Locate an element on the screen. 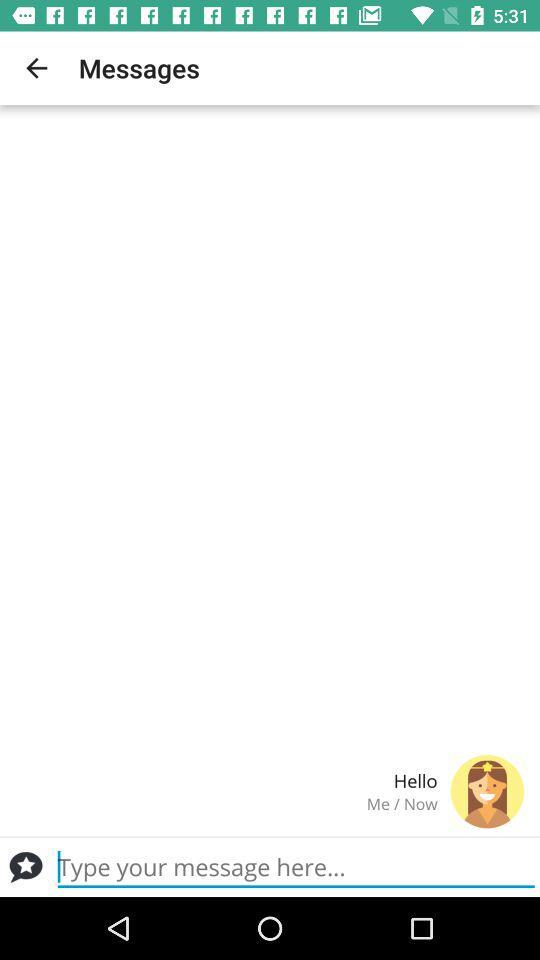 The height and width of the screenshot is (960, 540). icon to the right of hello icon is located at coordinates (486, 791).